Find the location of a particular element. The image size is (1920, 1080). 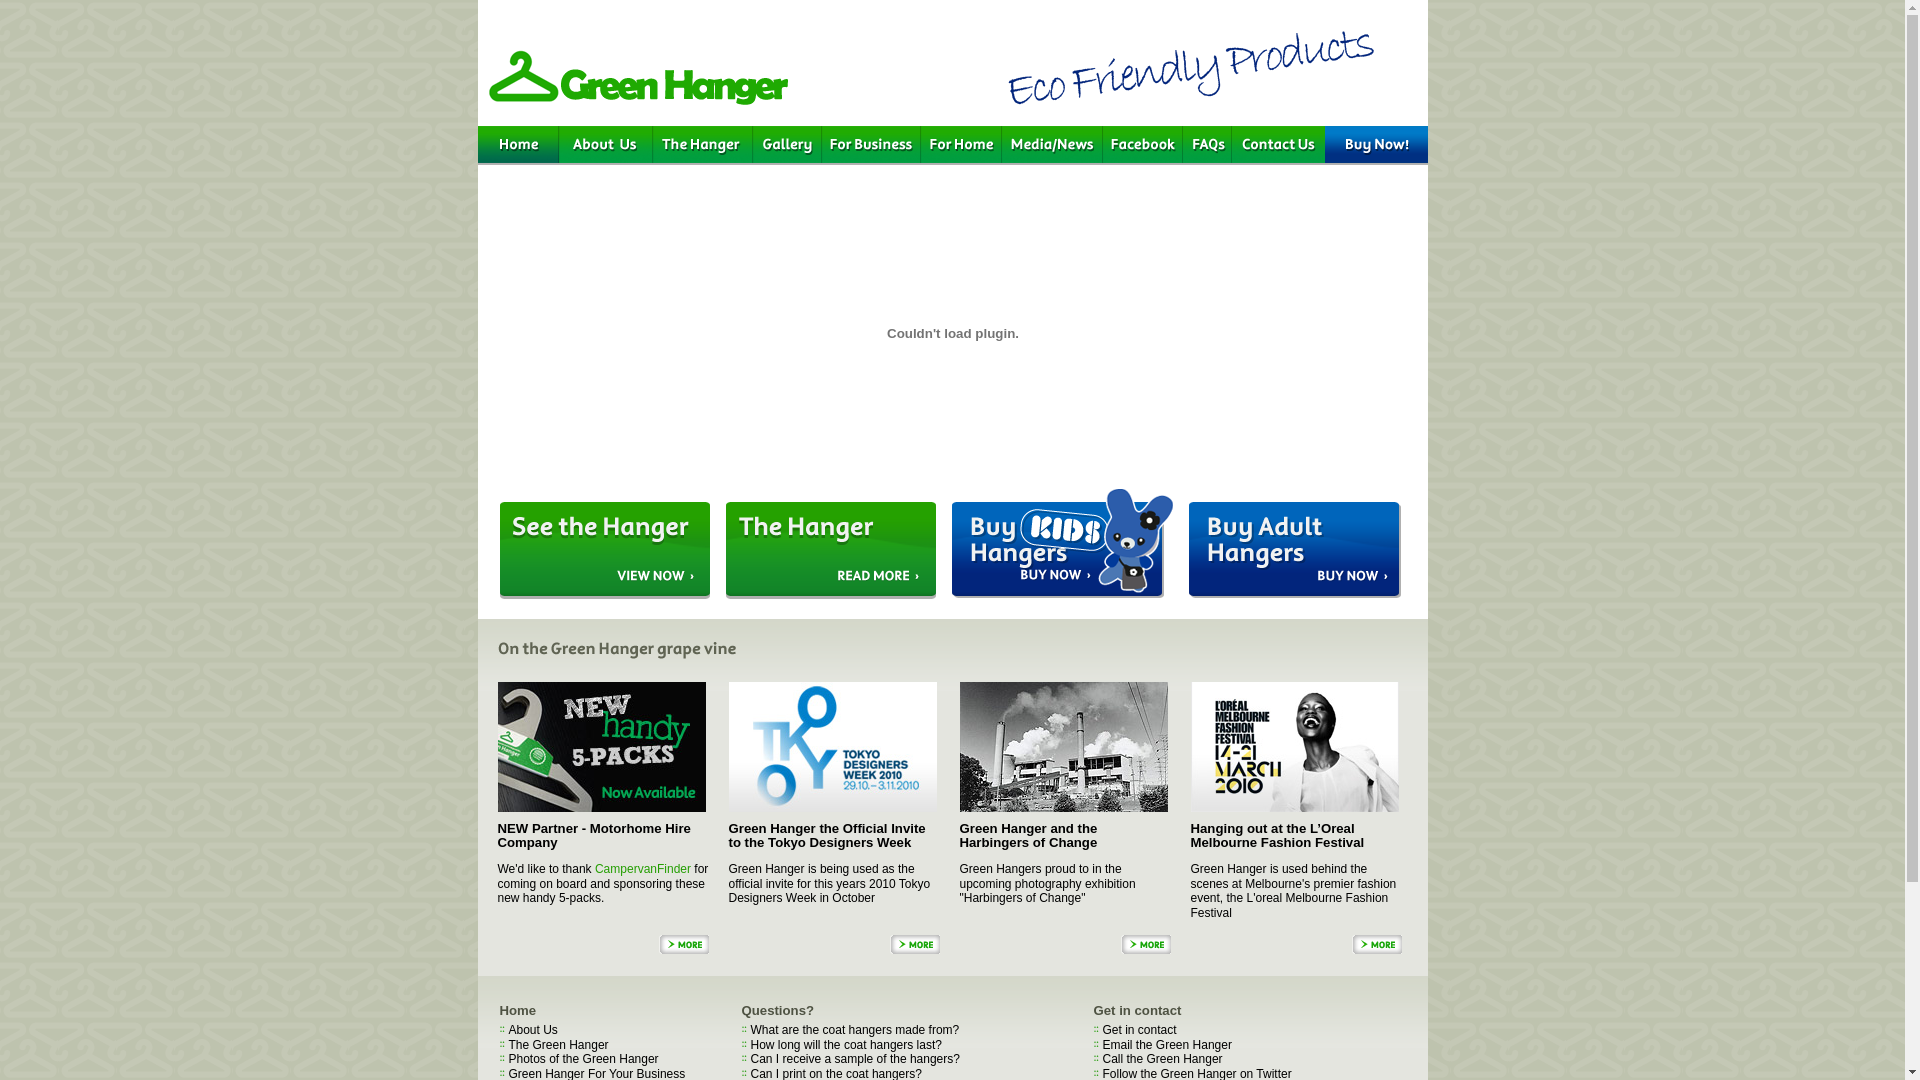

'What are the coat hangers made from?' is located at coordinates (854, 1029).